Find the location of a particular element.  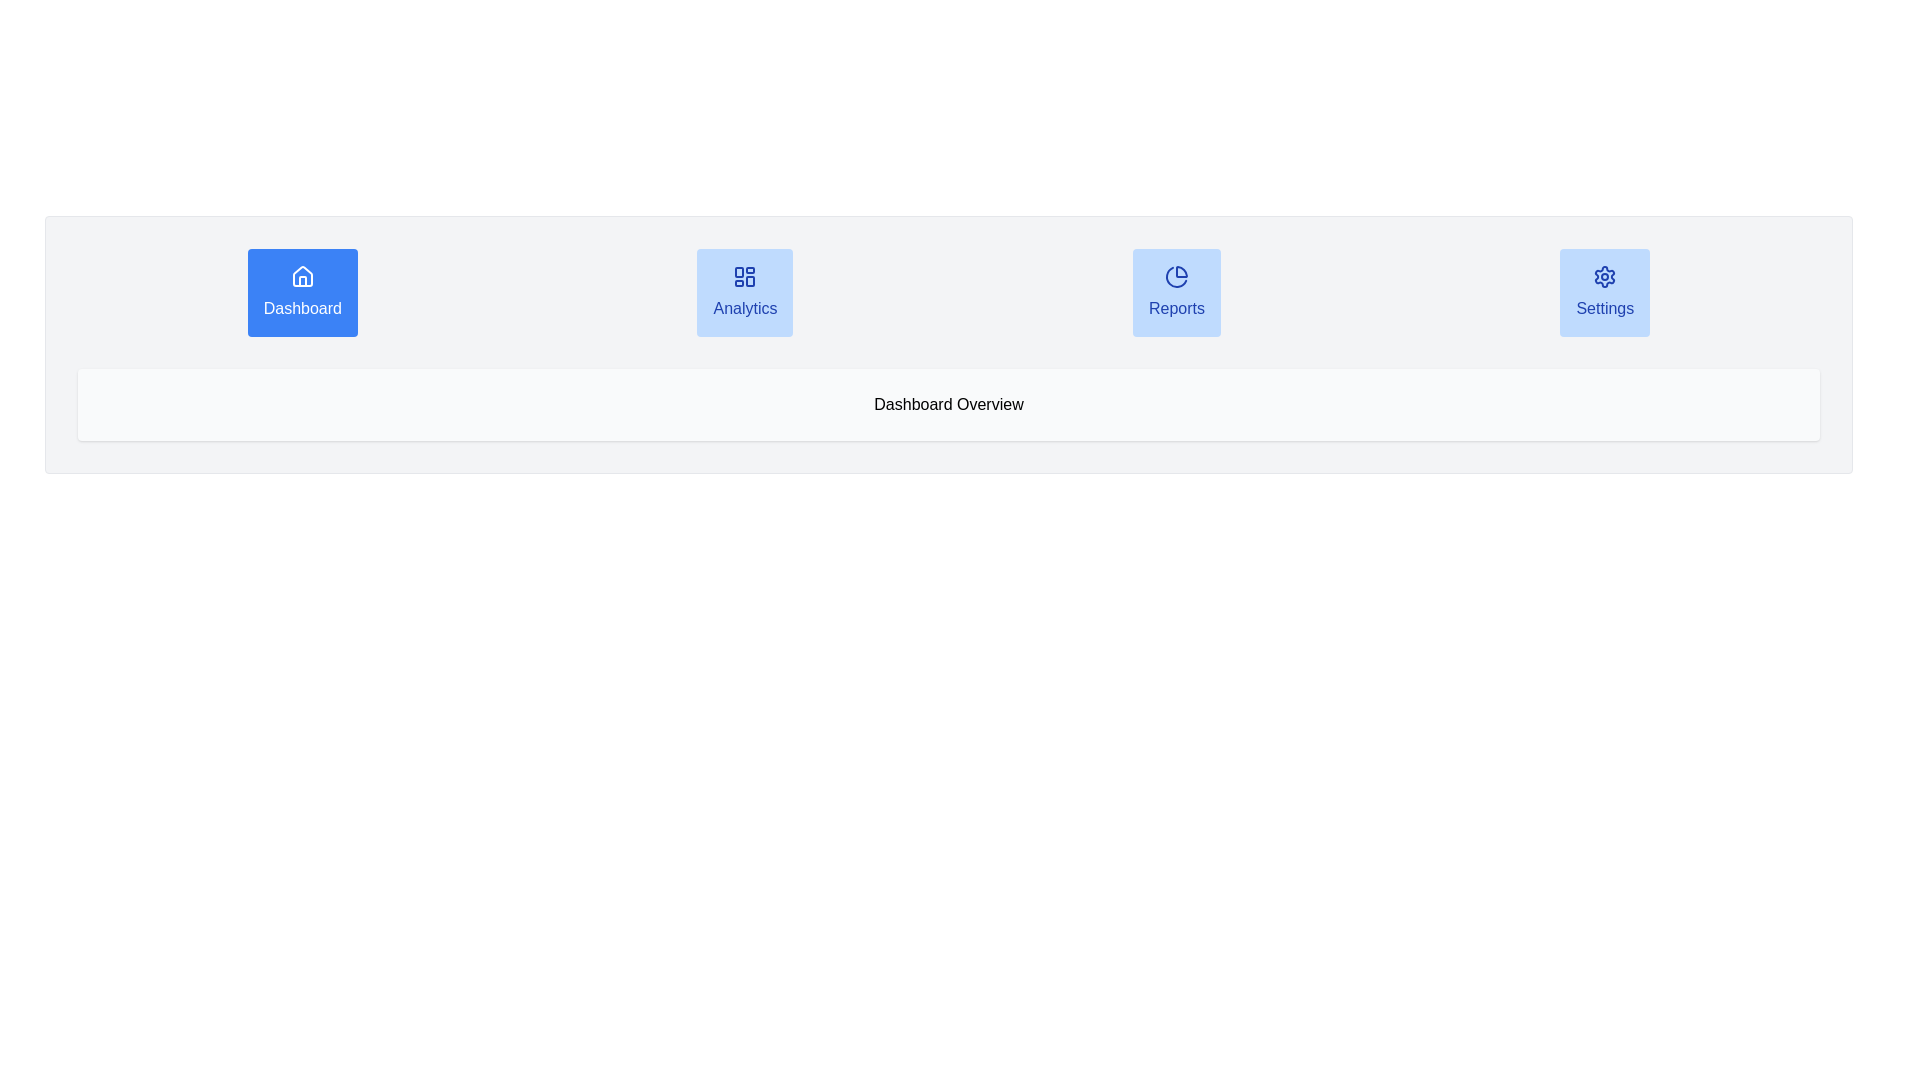

the 'Settings' icon located within a blue button on the far-right of the navigation bar is located at coordinates (1605, 277).